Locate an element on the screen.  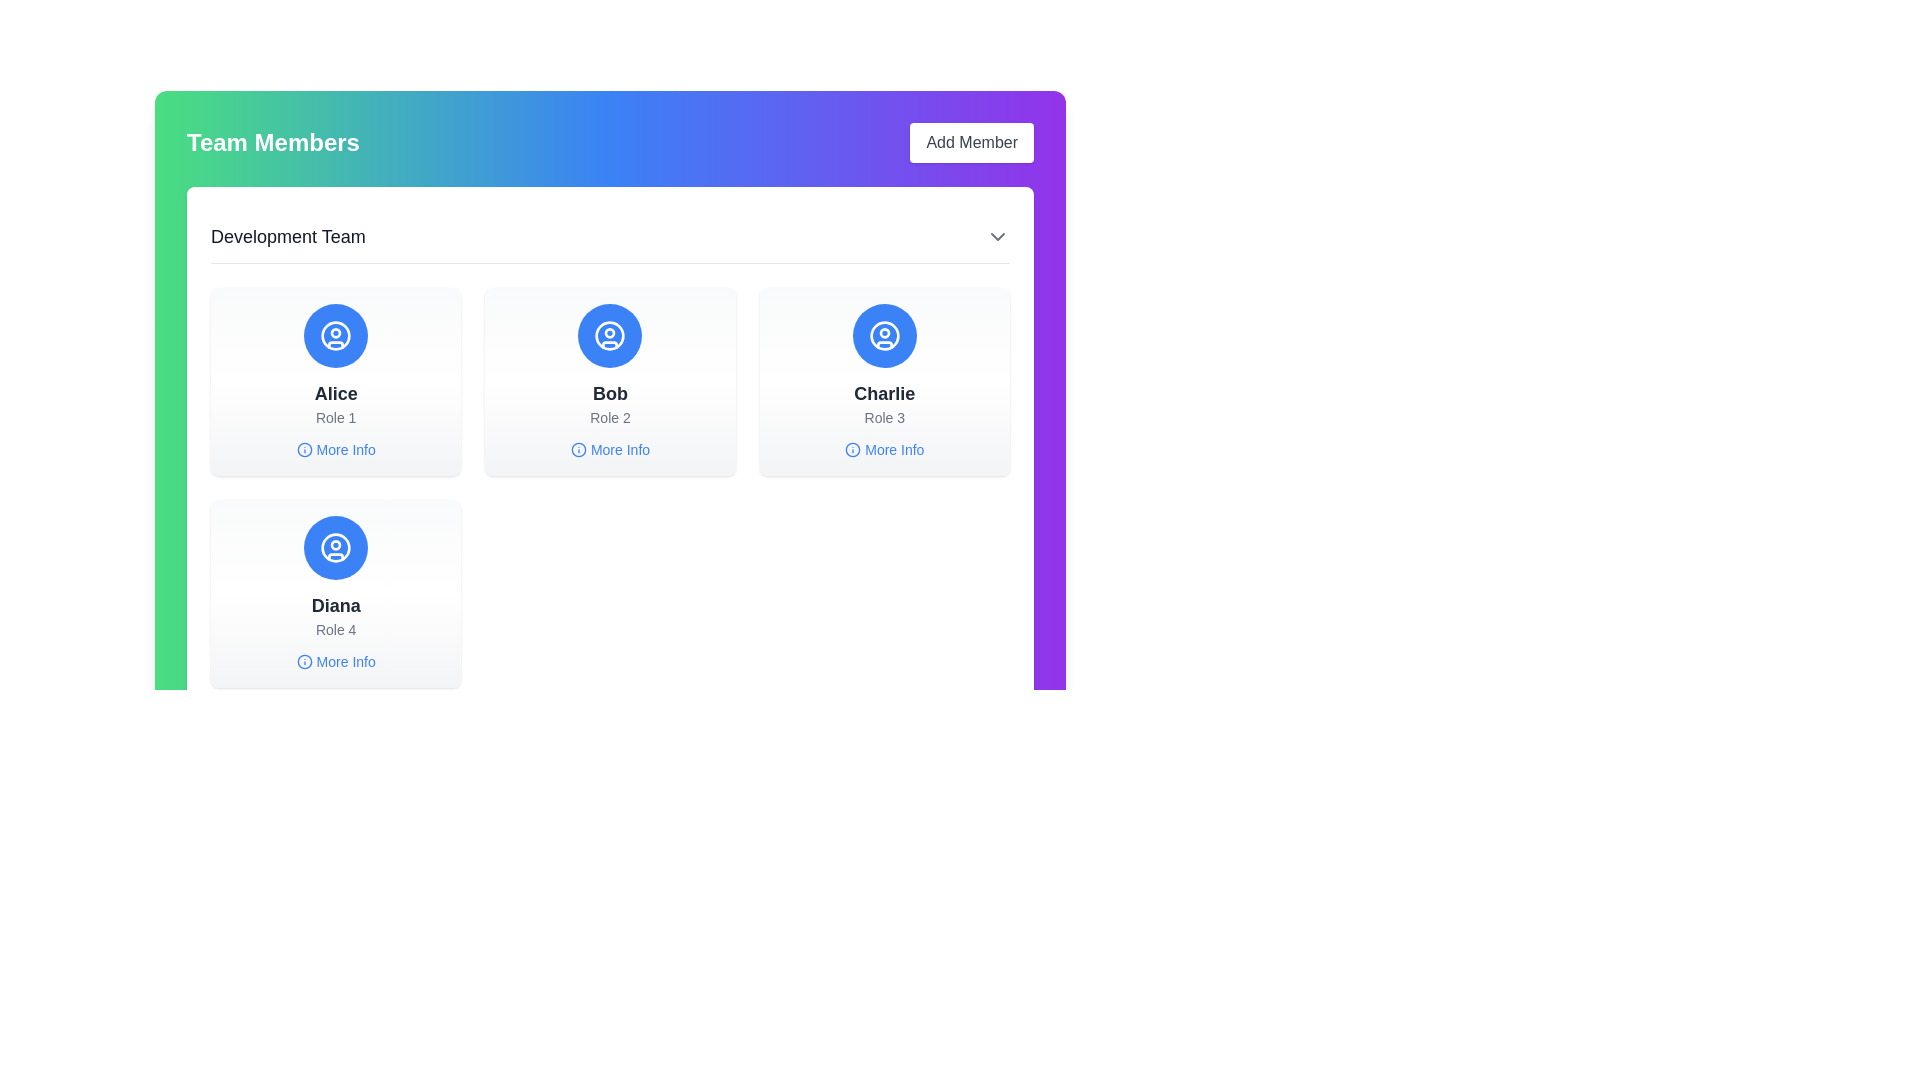
the 'More Info' button-like link styled label at the bottom center of the card for user 'Alice' to receive a tooltip or visual feedback is located at coordinates (336, 450).